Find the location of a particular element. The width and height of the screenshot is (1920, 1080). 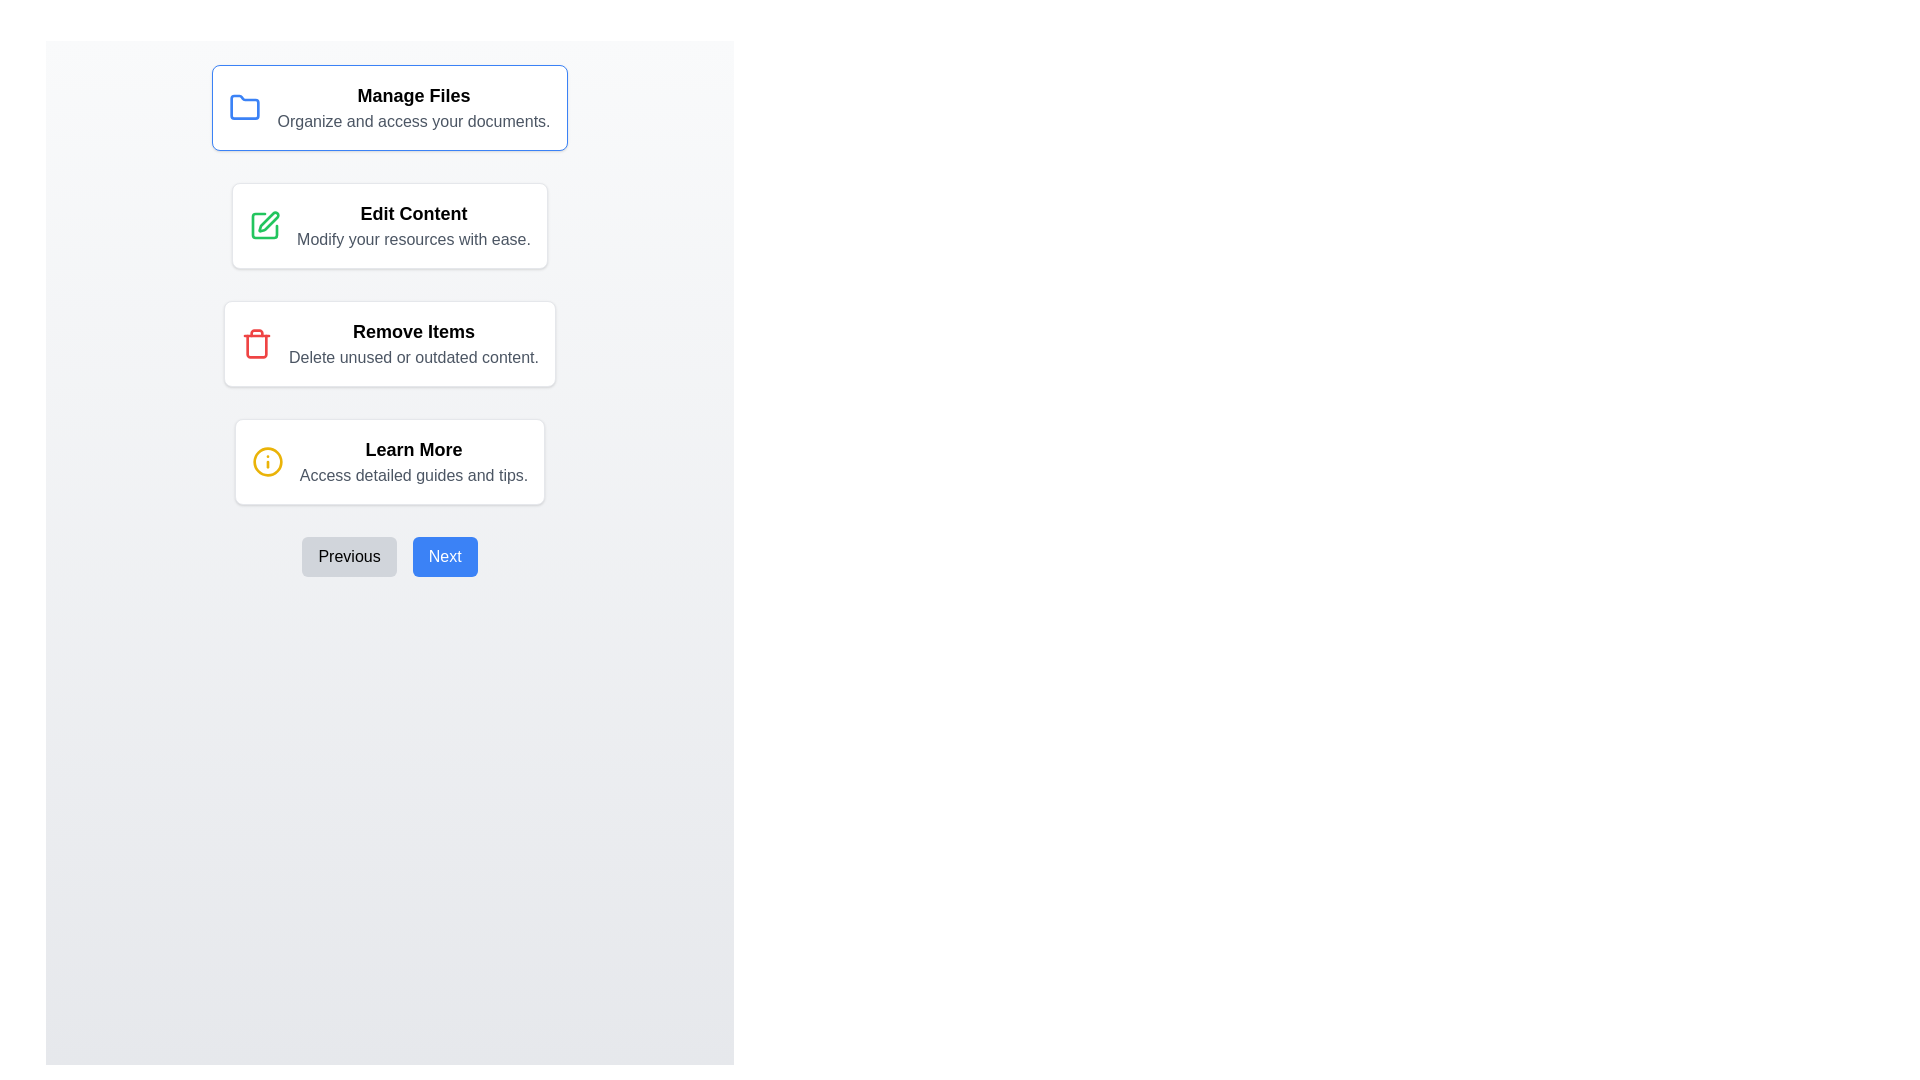

the fourth informational card in the vertical list is located at coordinates (389, 462).